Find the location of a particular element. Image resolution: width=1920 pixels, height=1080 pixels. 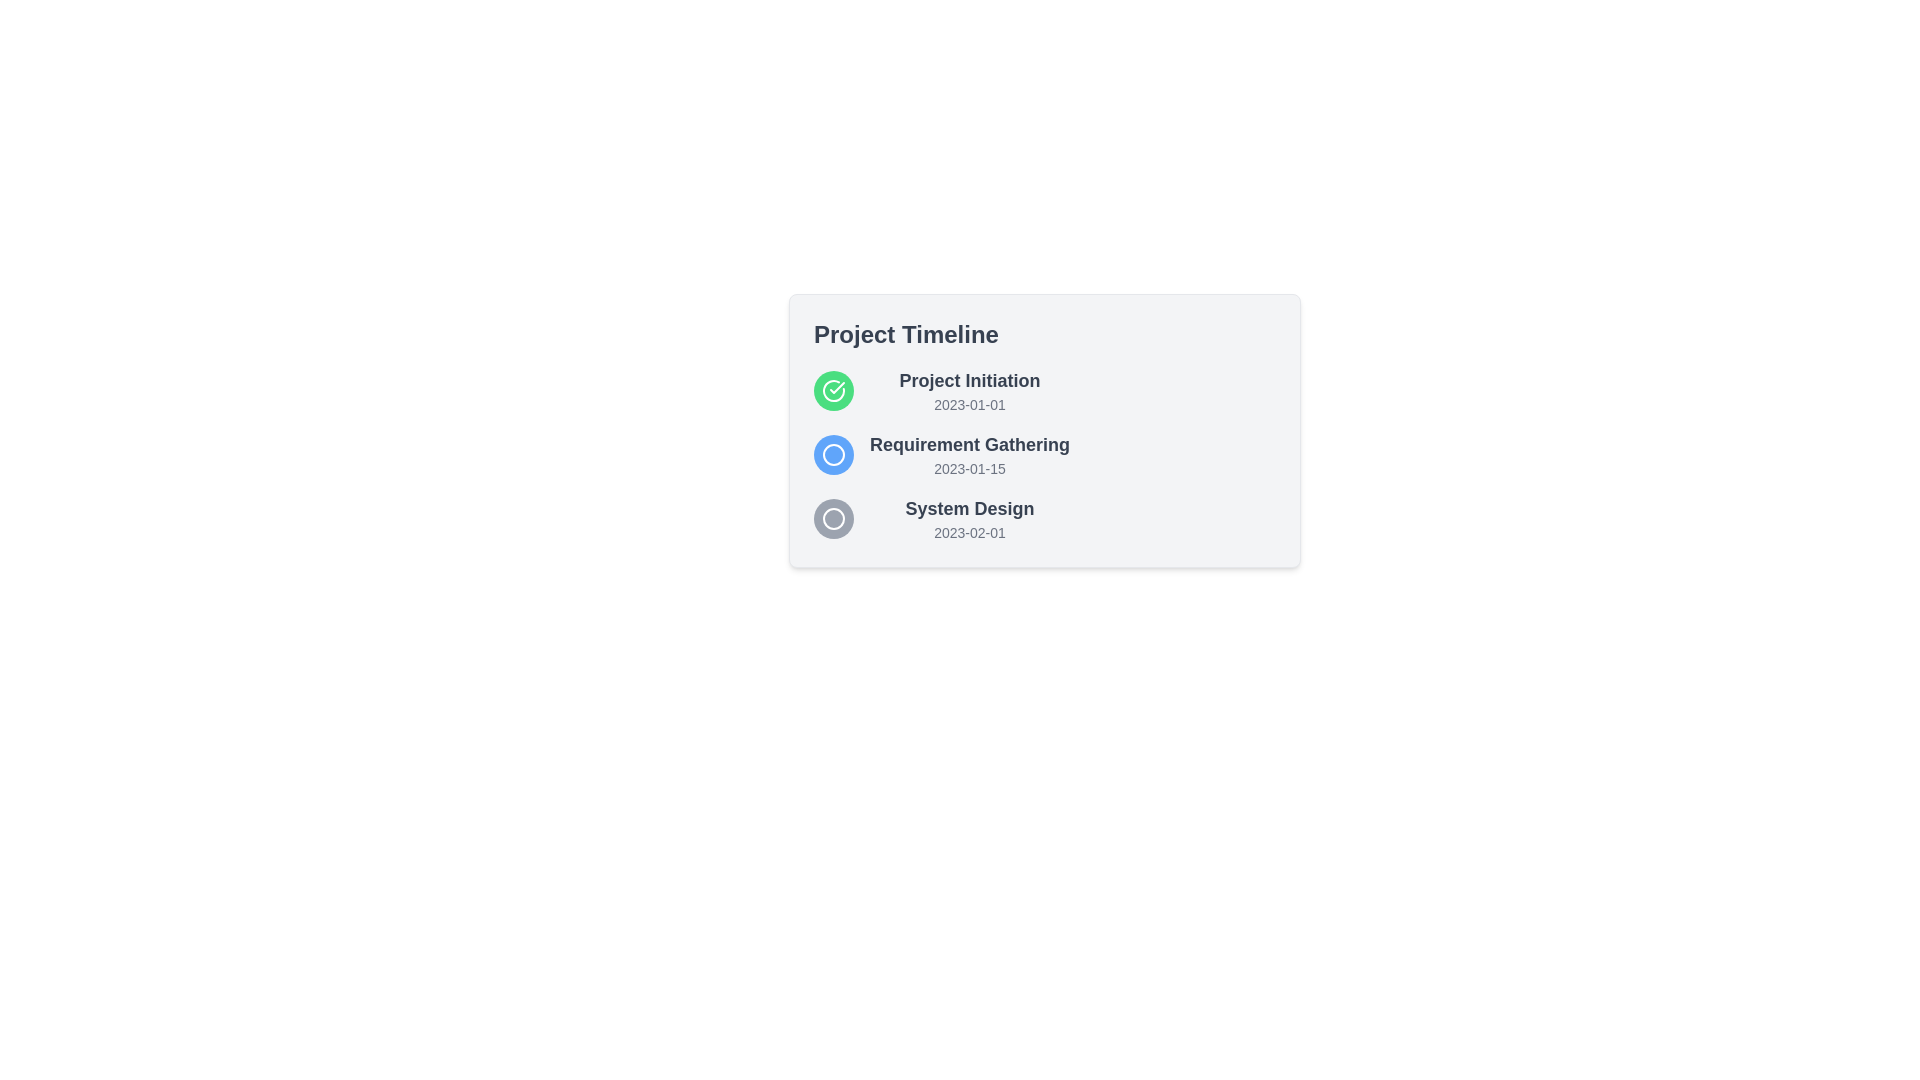

the status indicator icon for the 'Project Initiation' phase in the 'Project Timeline' section, located at the far left of the 'Project Initiation' item is located at coordinates (834, 390).